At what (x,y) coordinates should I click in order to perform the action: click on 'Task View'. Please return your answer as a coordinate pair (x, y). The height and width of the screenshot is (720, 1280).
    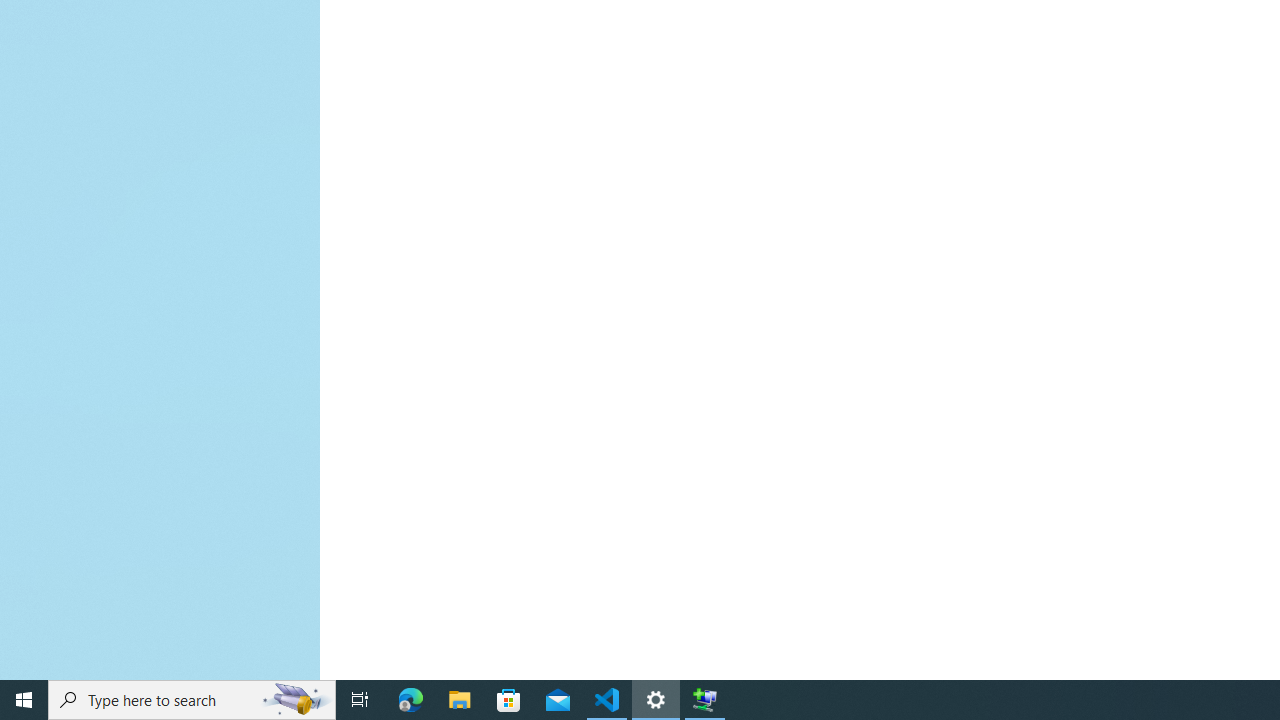
    Looking at the image, I should click on (359, 698).